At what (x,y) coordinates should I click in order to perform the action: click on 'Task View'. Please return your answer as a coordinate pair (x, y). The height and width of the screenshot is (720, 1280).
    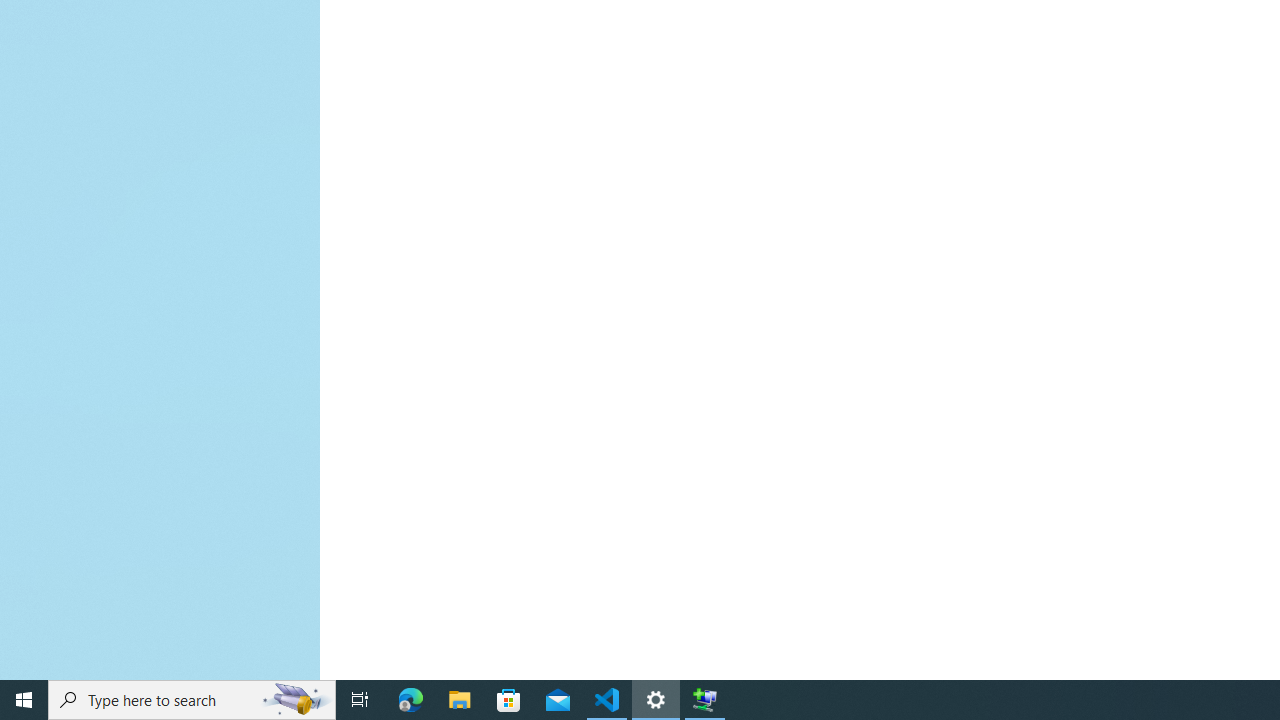
    Looking at the image, I should click on (359, 698).